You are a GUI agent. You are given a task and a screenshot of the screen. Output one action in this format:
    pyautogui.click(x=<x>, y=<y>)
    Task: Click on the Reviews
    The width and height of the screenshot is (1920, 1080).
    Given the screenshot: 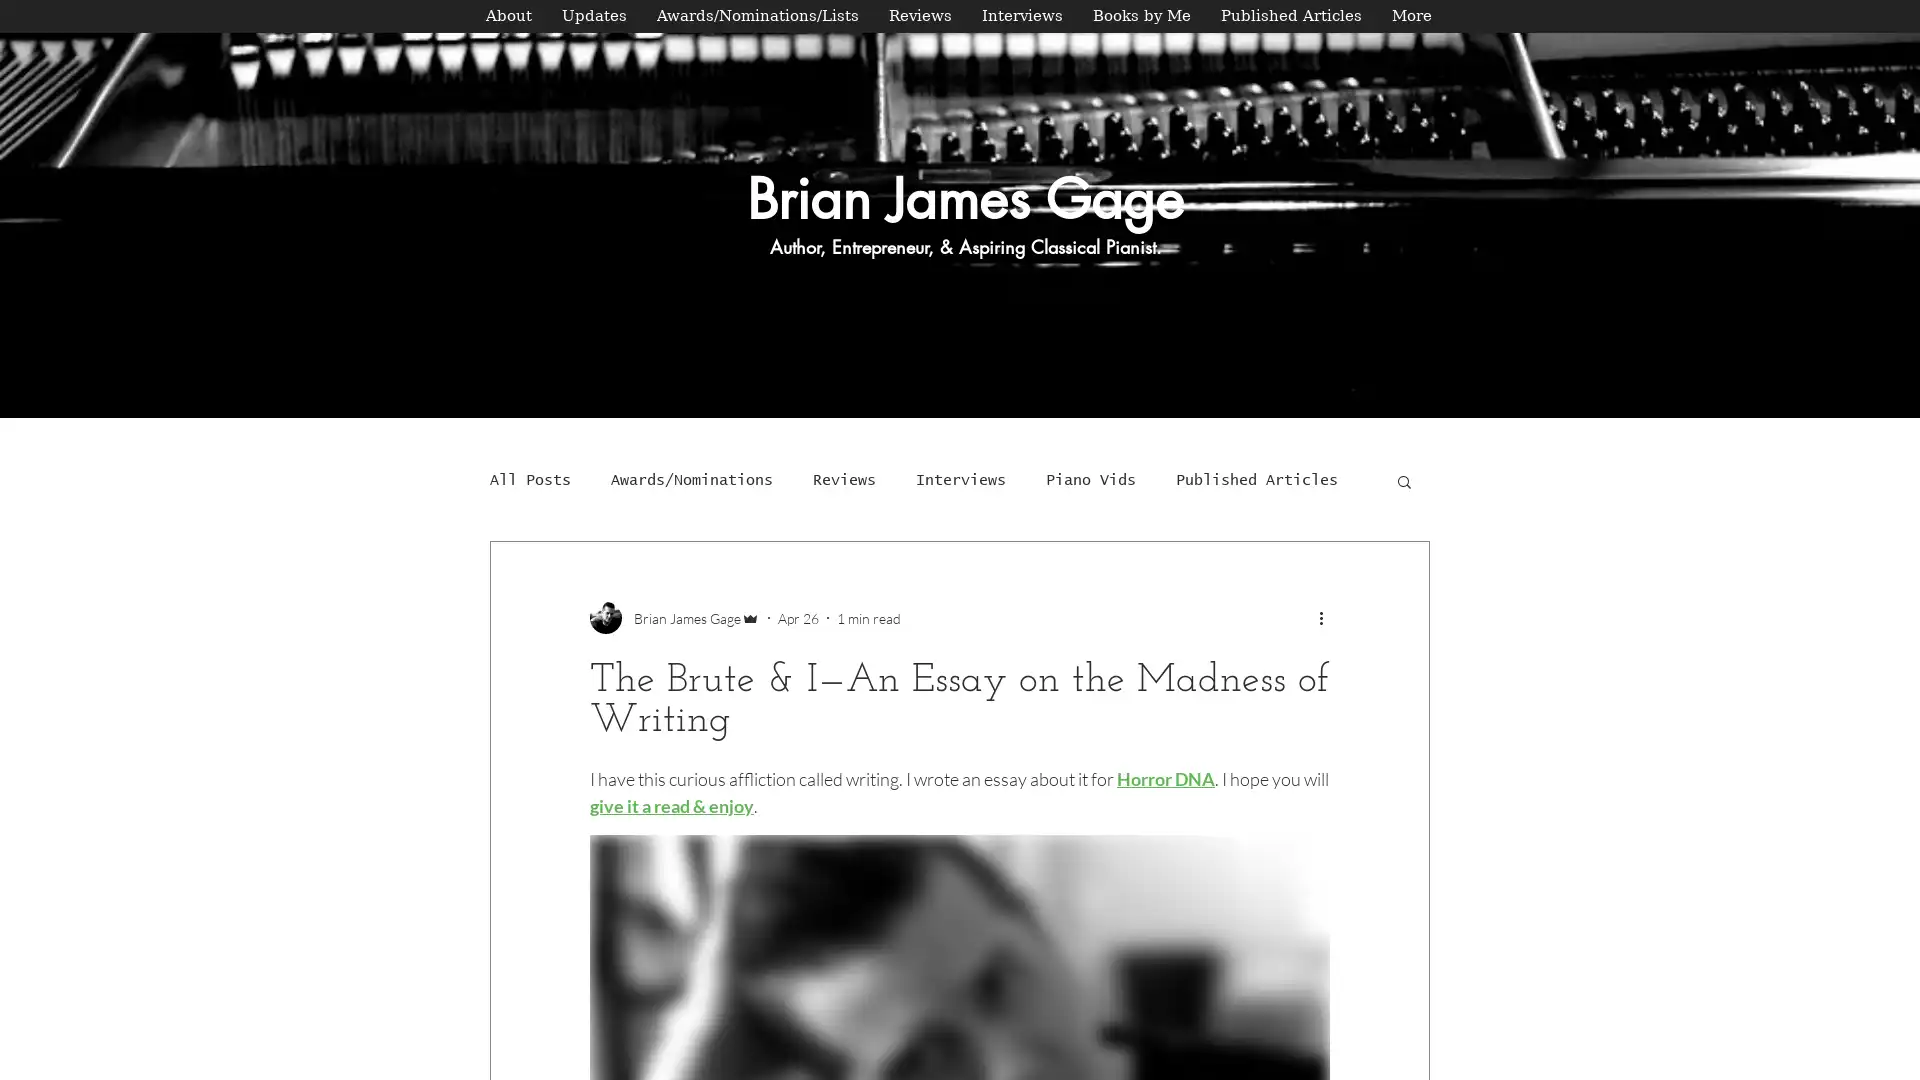 What is the action you would take?
    pyautogui.click(x=844, y=481)
    